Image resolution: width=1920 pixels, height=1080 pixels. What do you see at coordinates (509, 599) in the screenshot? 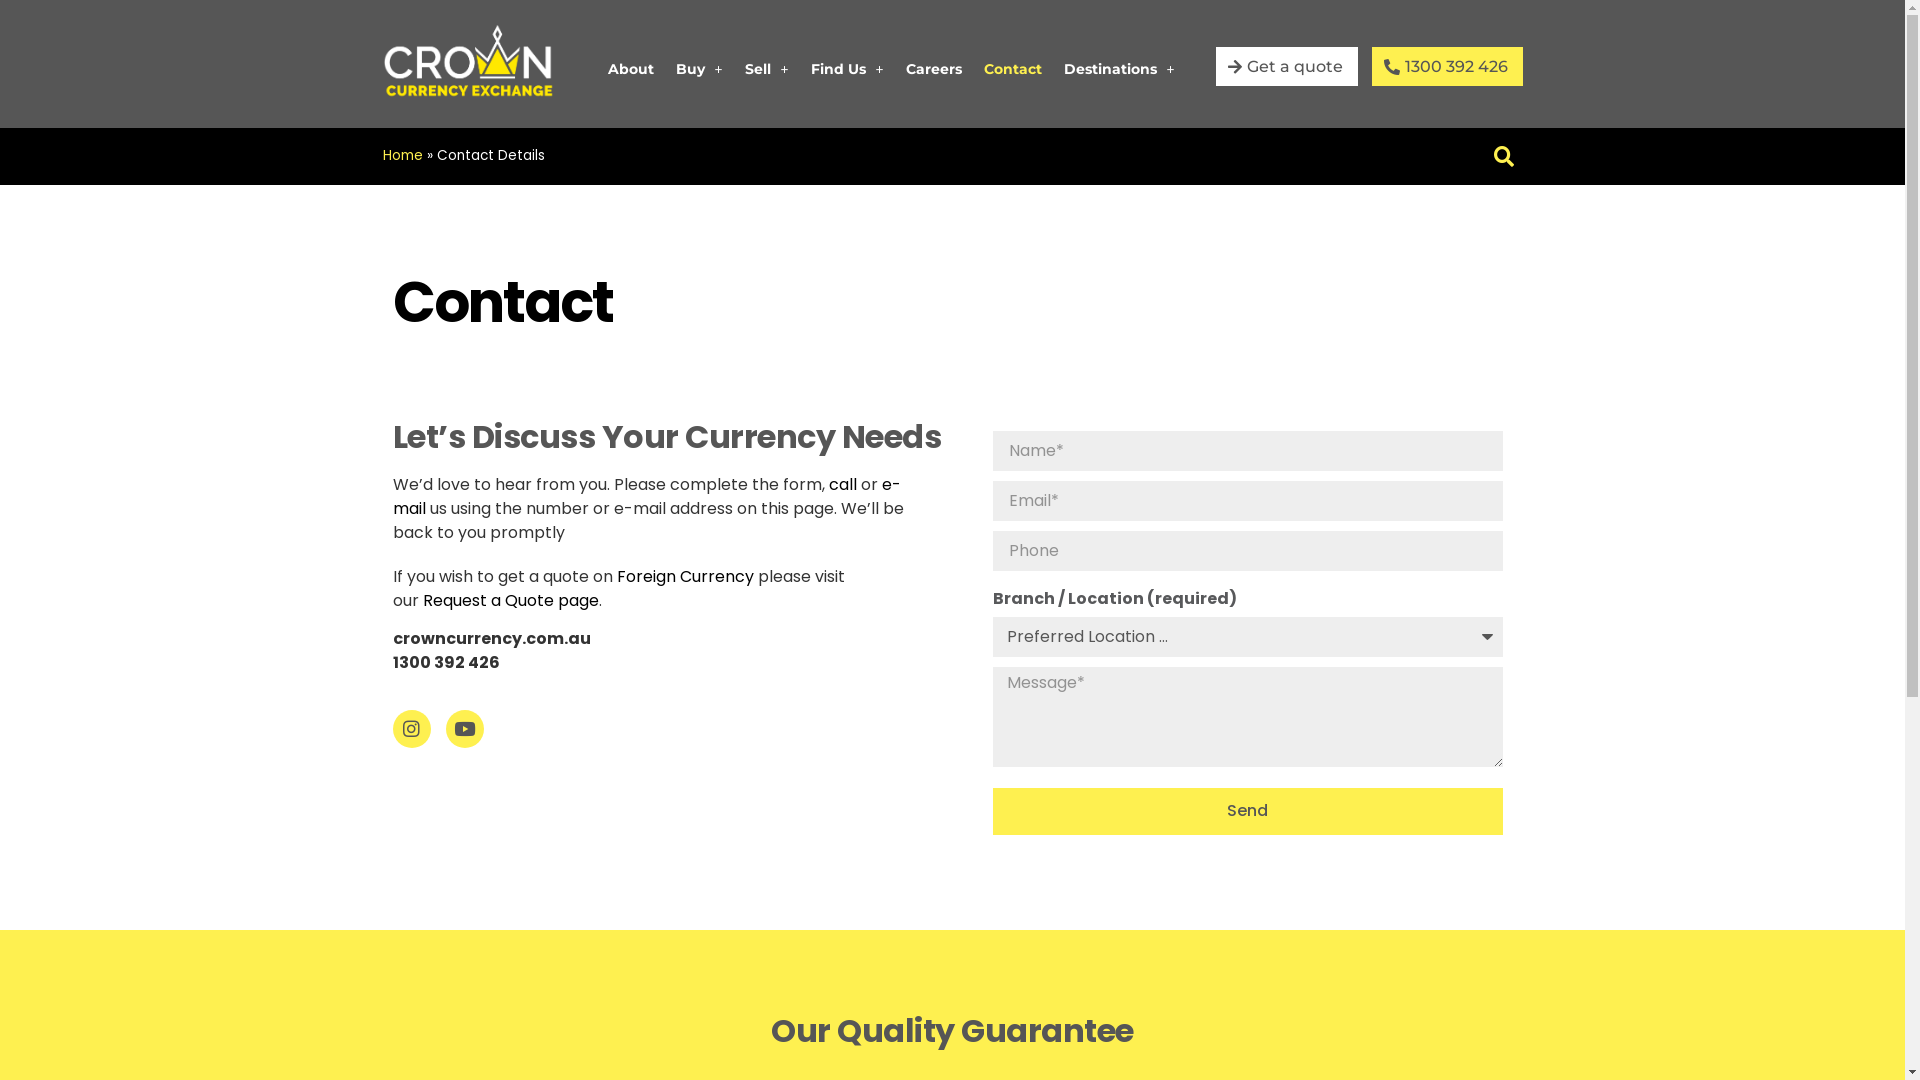
I see `'Request a Quote page'` at bounding box center [509, 599].